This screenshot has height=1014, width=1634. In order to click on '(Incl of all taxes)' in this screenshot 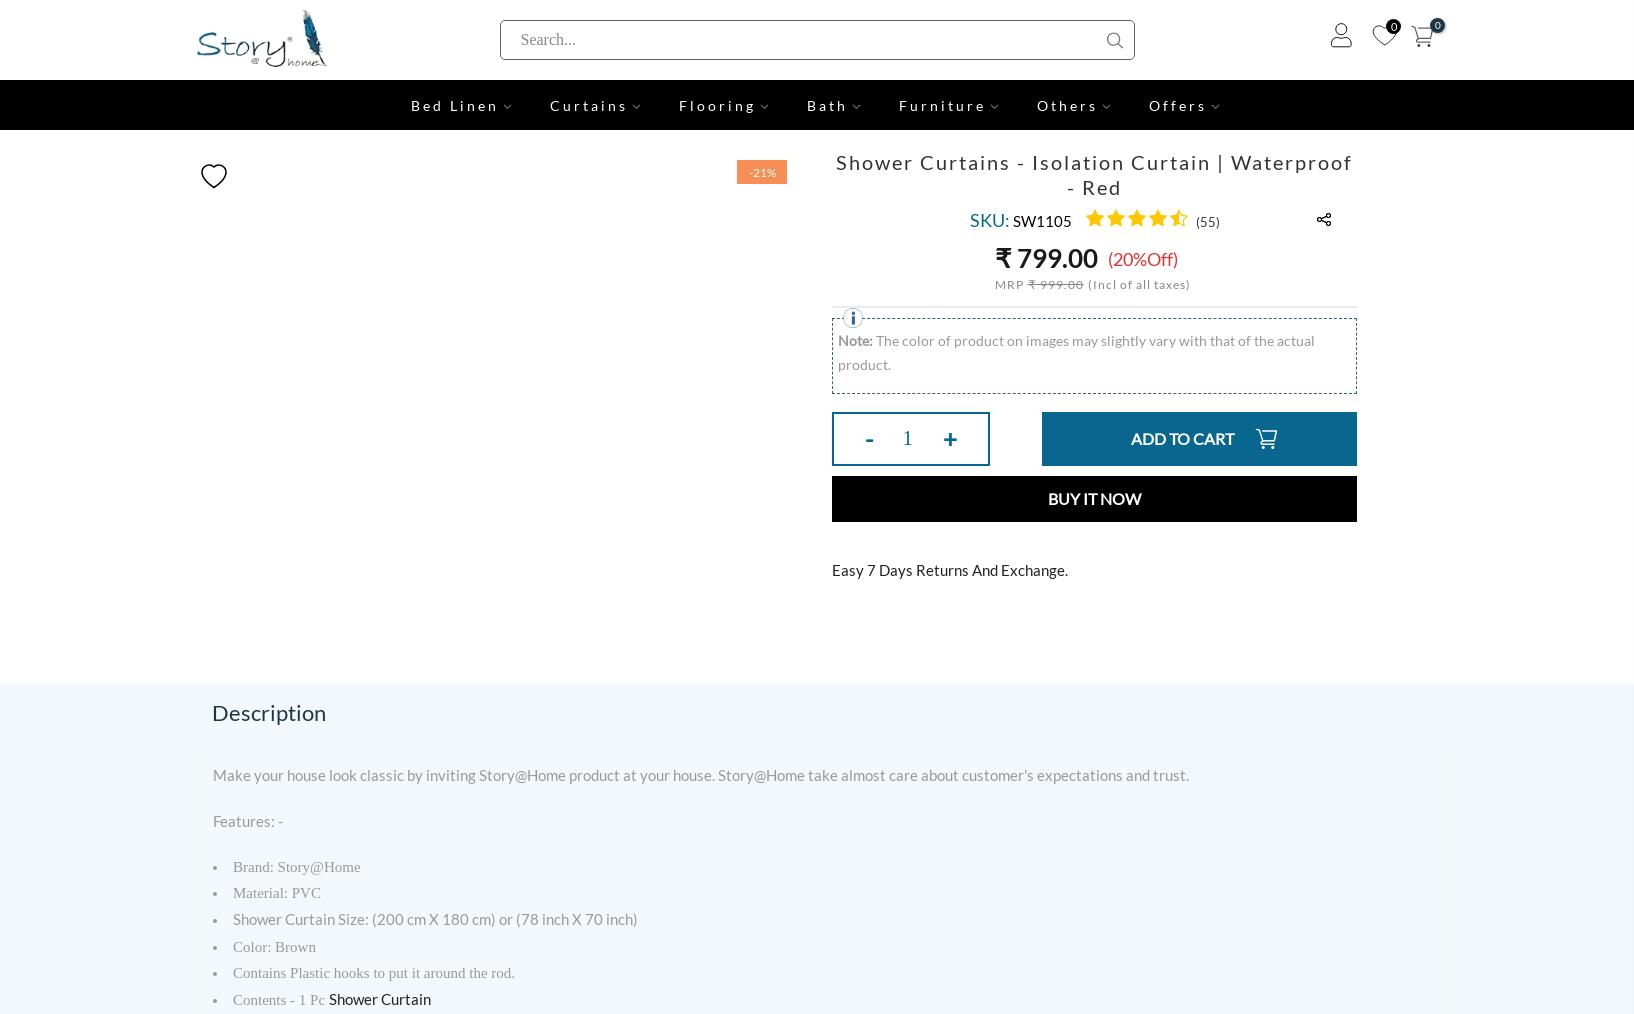, I will do `click(1138, 283)`.